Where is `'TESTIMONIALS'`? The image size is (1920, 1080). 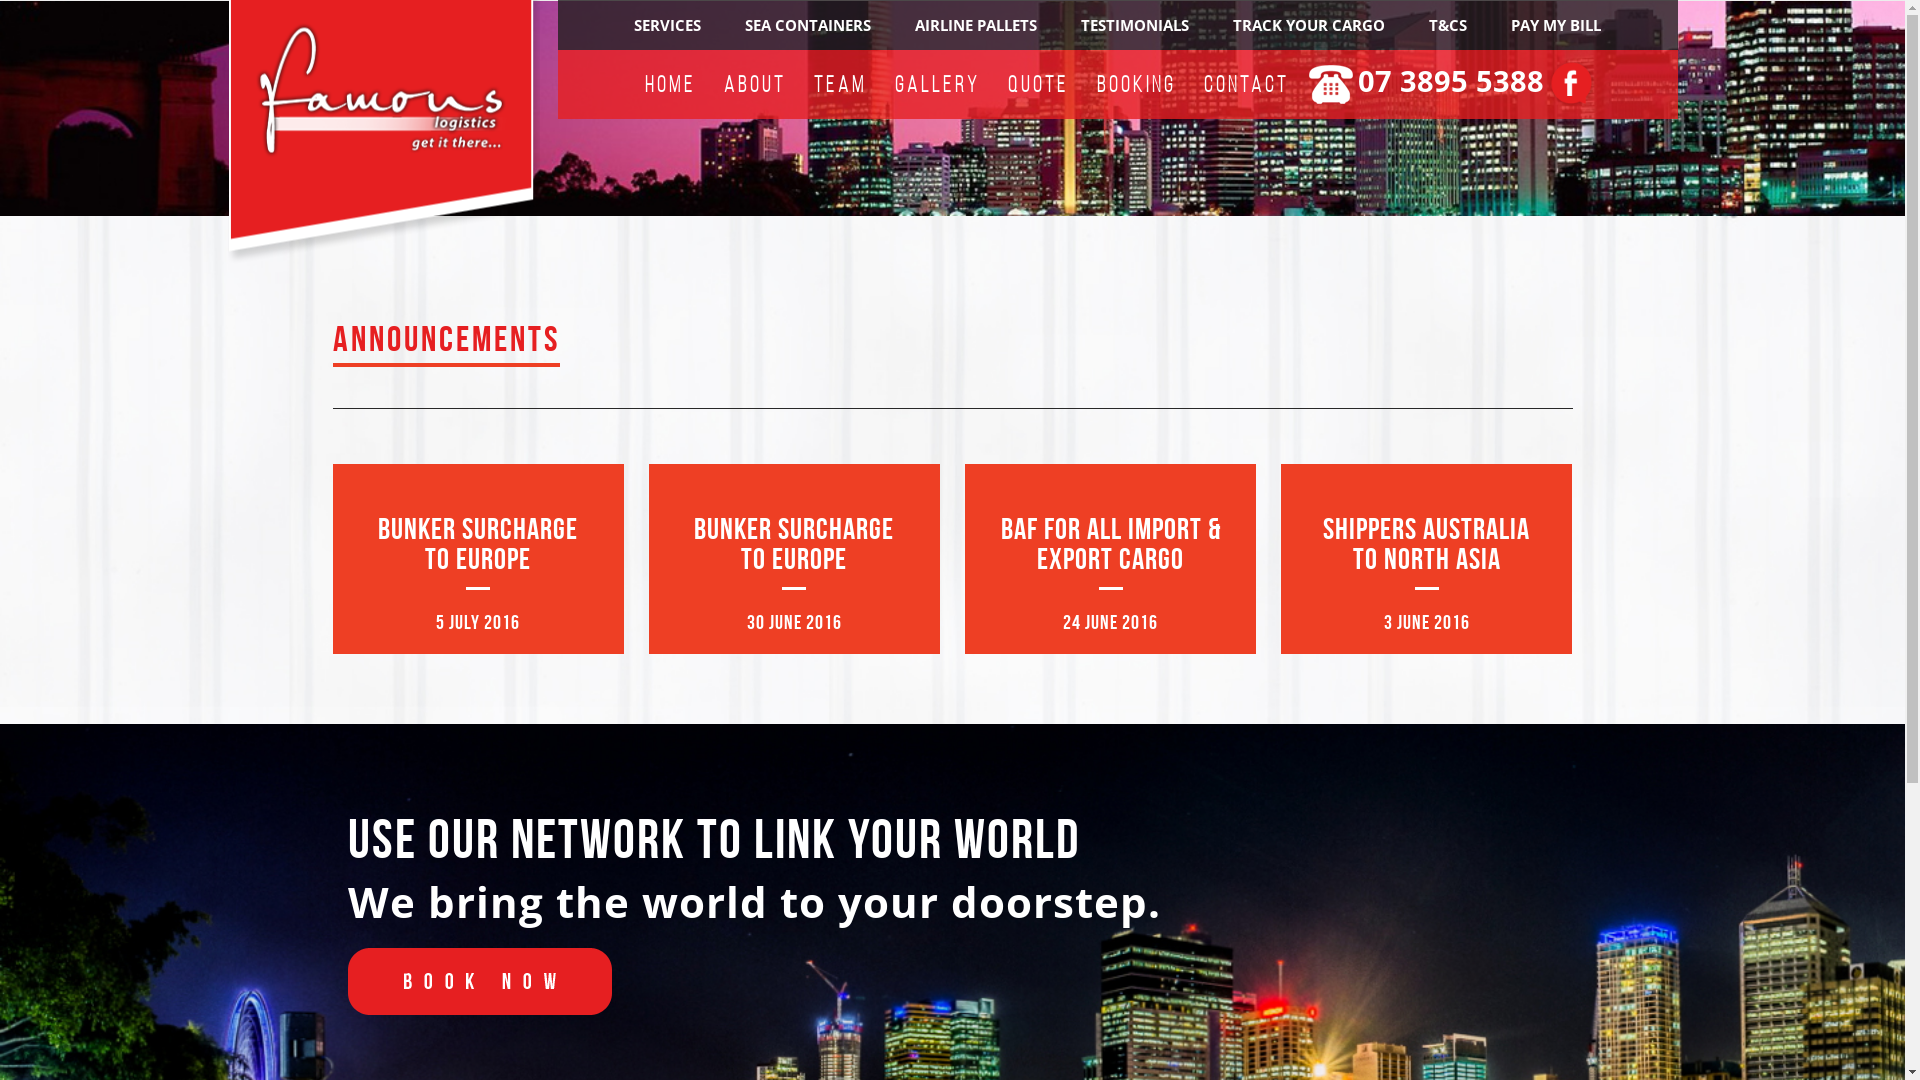 'TESTIMONIALS' is located at coordinates (1134, 24).